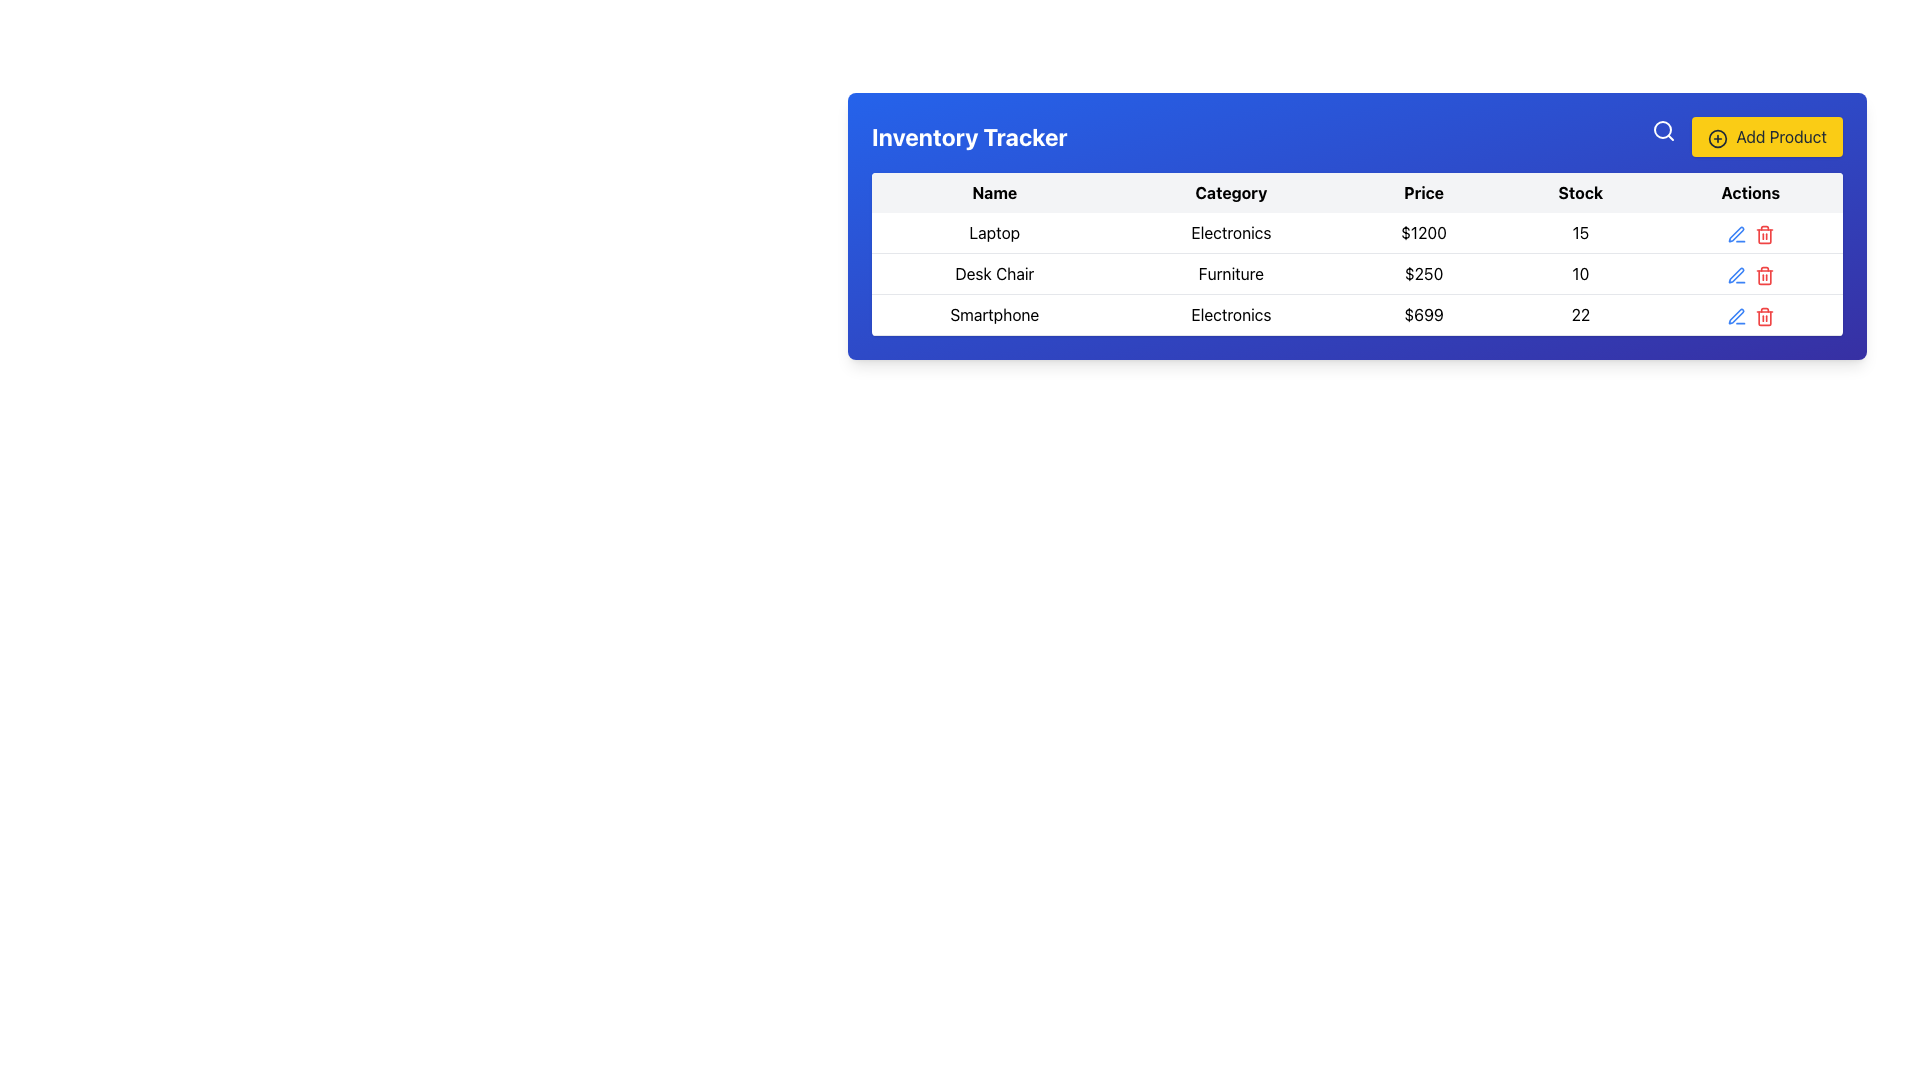 Image resolution: width=1920 pixels, height=1080 pixels. What do you see at coordinates (1764, 275) in the screenshot?
I see `the red trash can icon button located in the 'Actions' column of the inventory table for the 'Desk Chair' item` at bounding box center [1764, 275].